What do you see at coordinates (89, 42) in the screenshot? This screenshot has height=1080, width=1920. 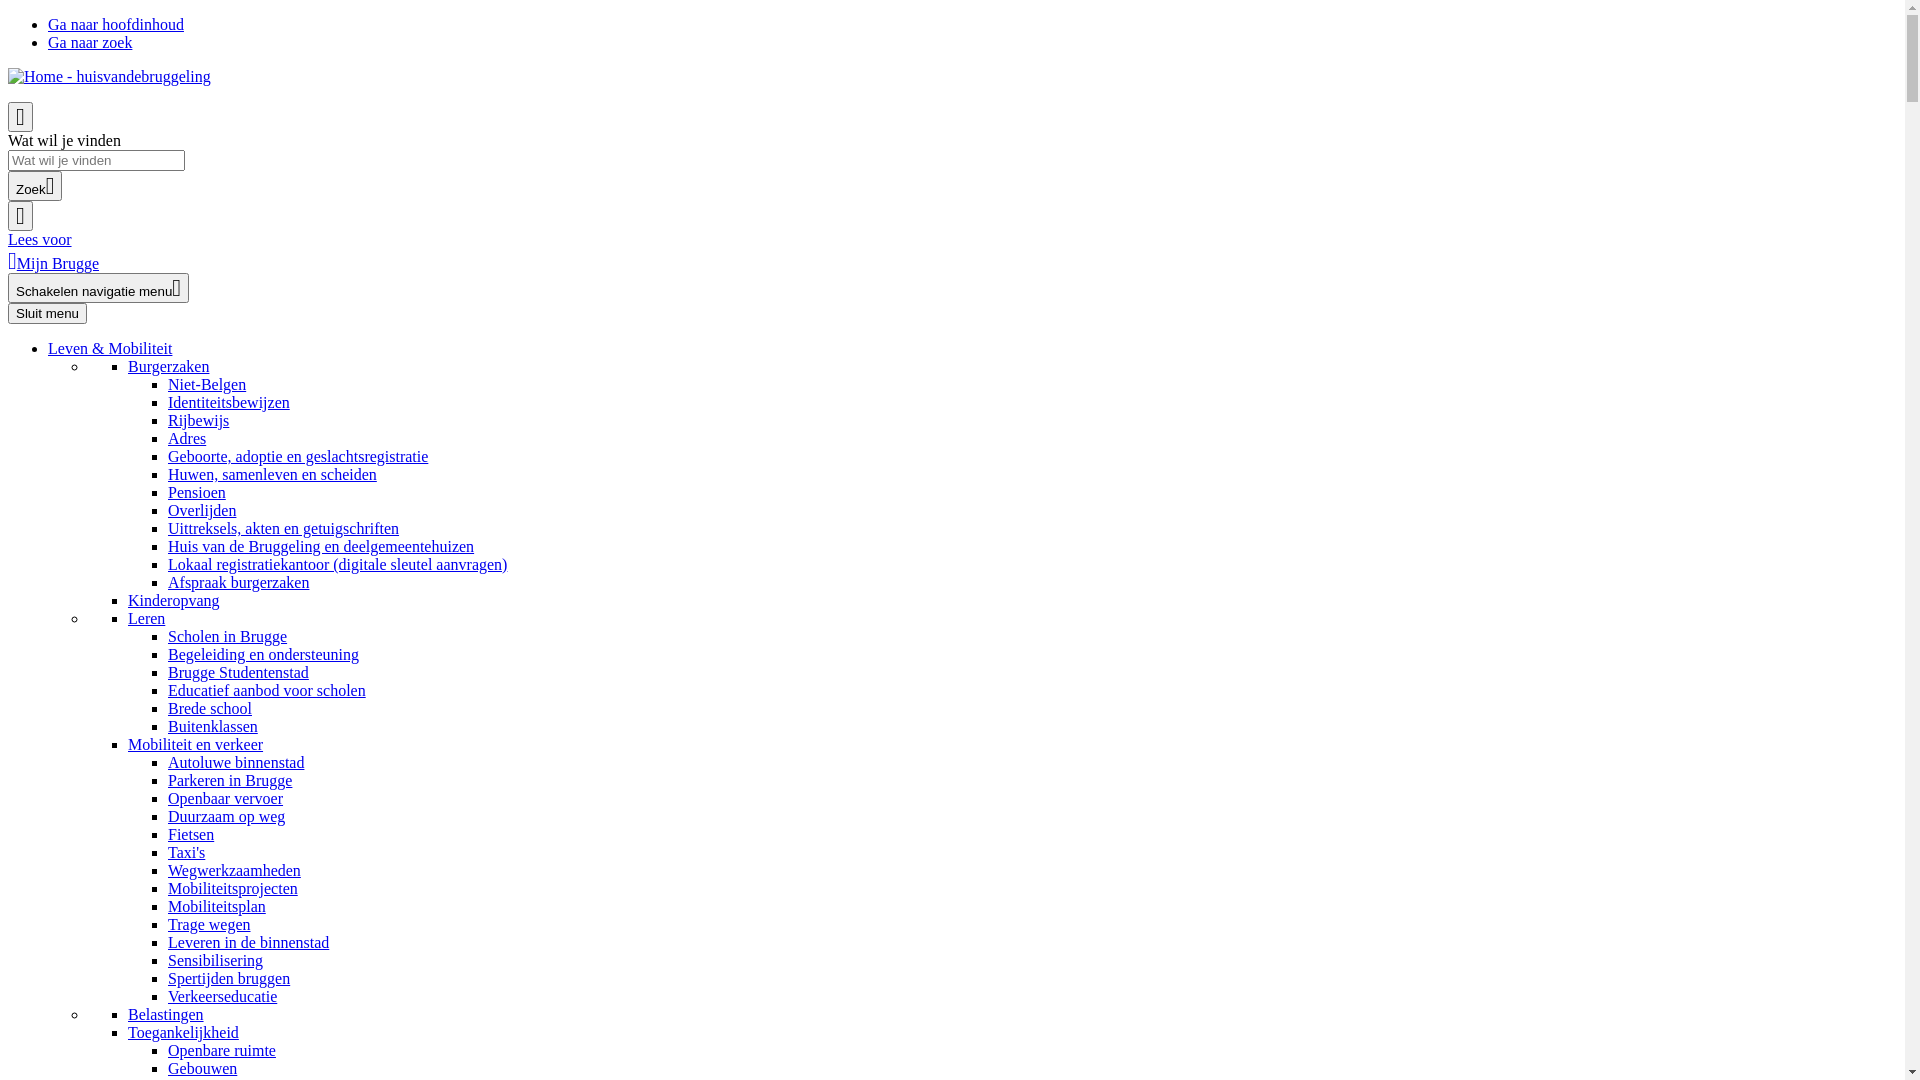 I see `'Ga naar zoek'` at bounding box center [89, 42].